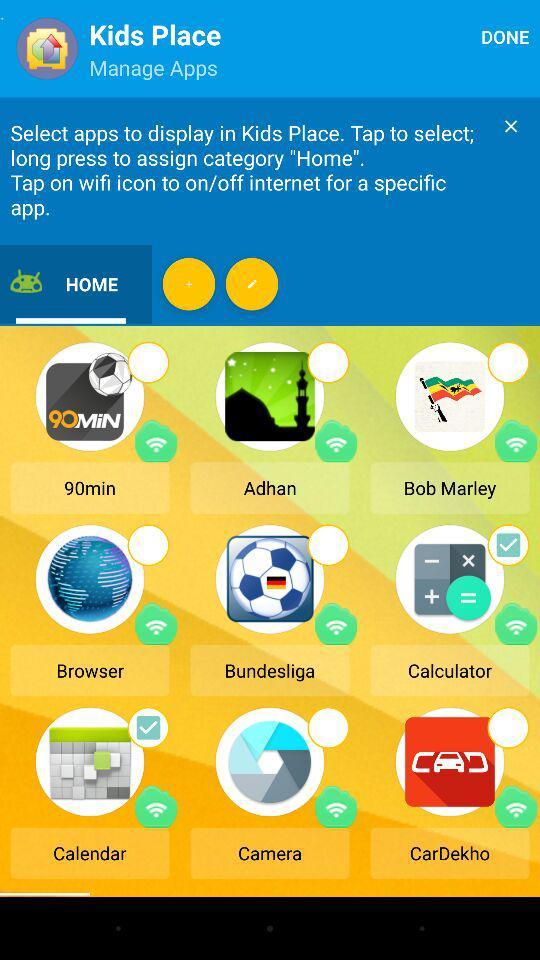 The width and height of the screenshot is (540, 960). Describe the element at coordinates (516, 441) in the screenshot. I see `wi-fi access for app` at that location.